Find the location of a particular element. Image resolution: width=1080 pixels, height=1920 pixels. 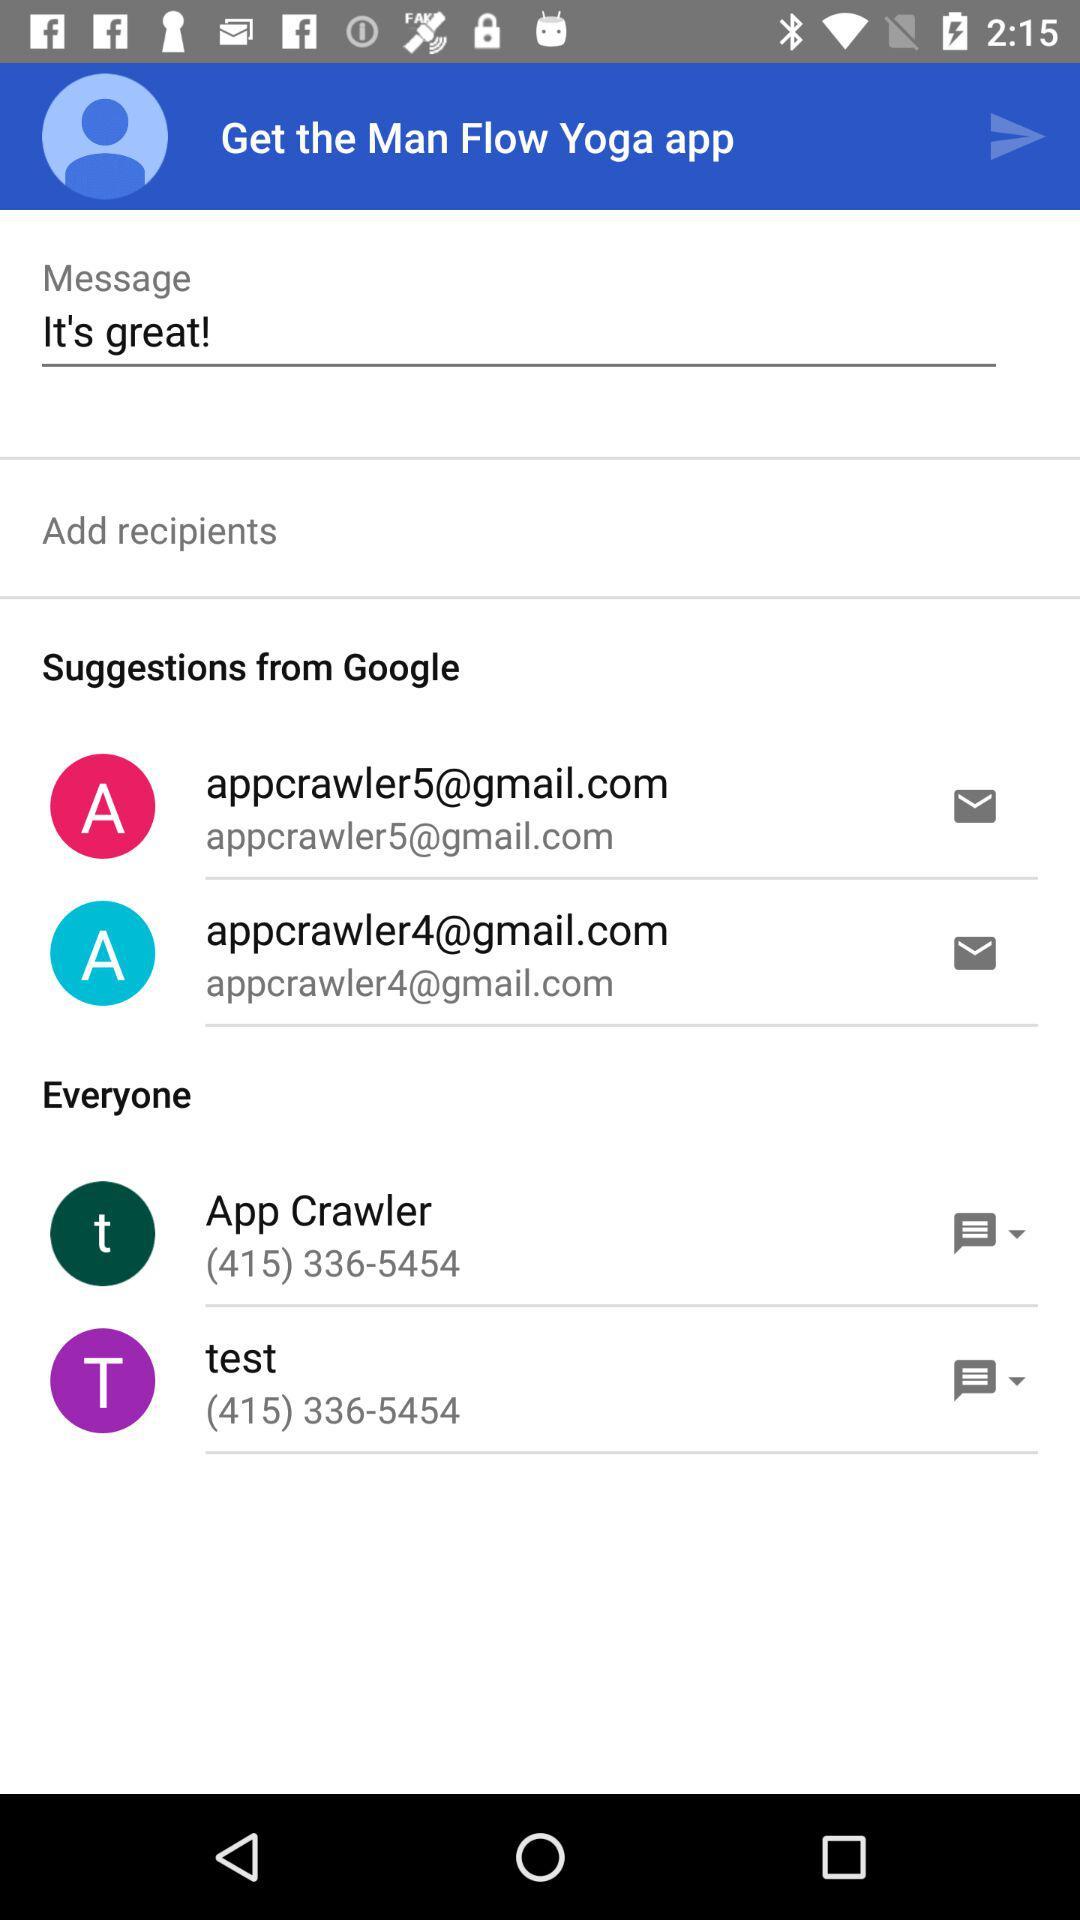

the item above the message is located at coordinates (104, 135).